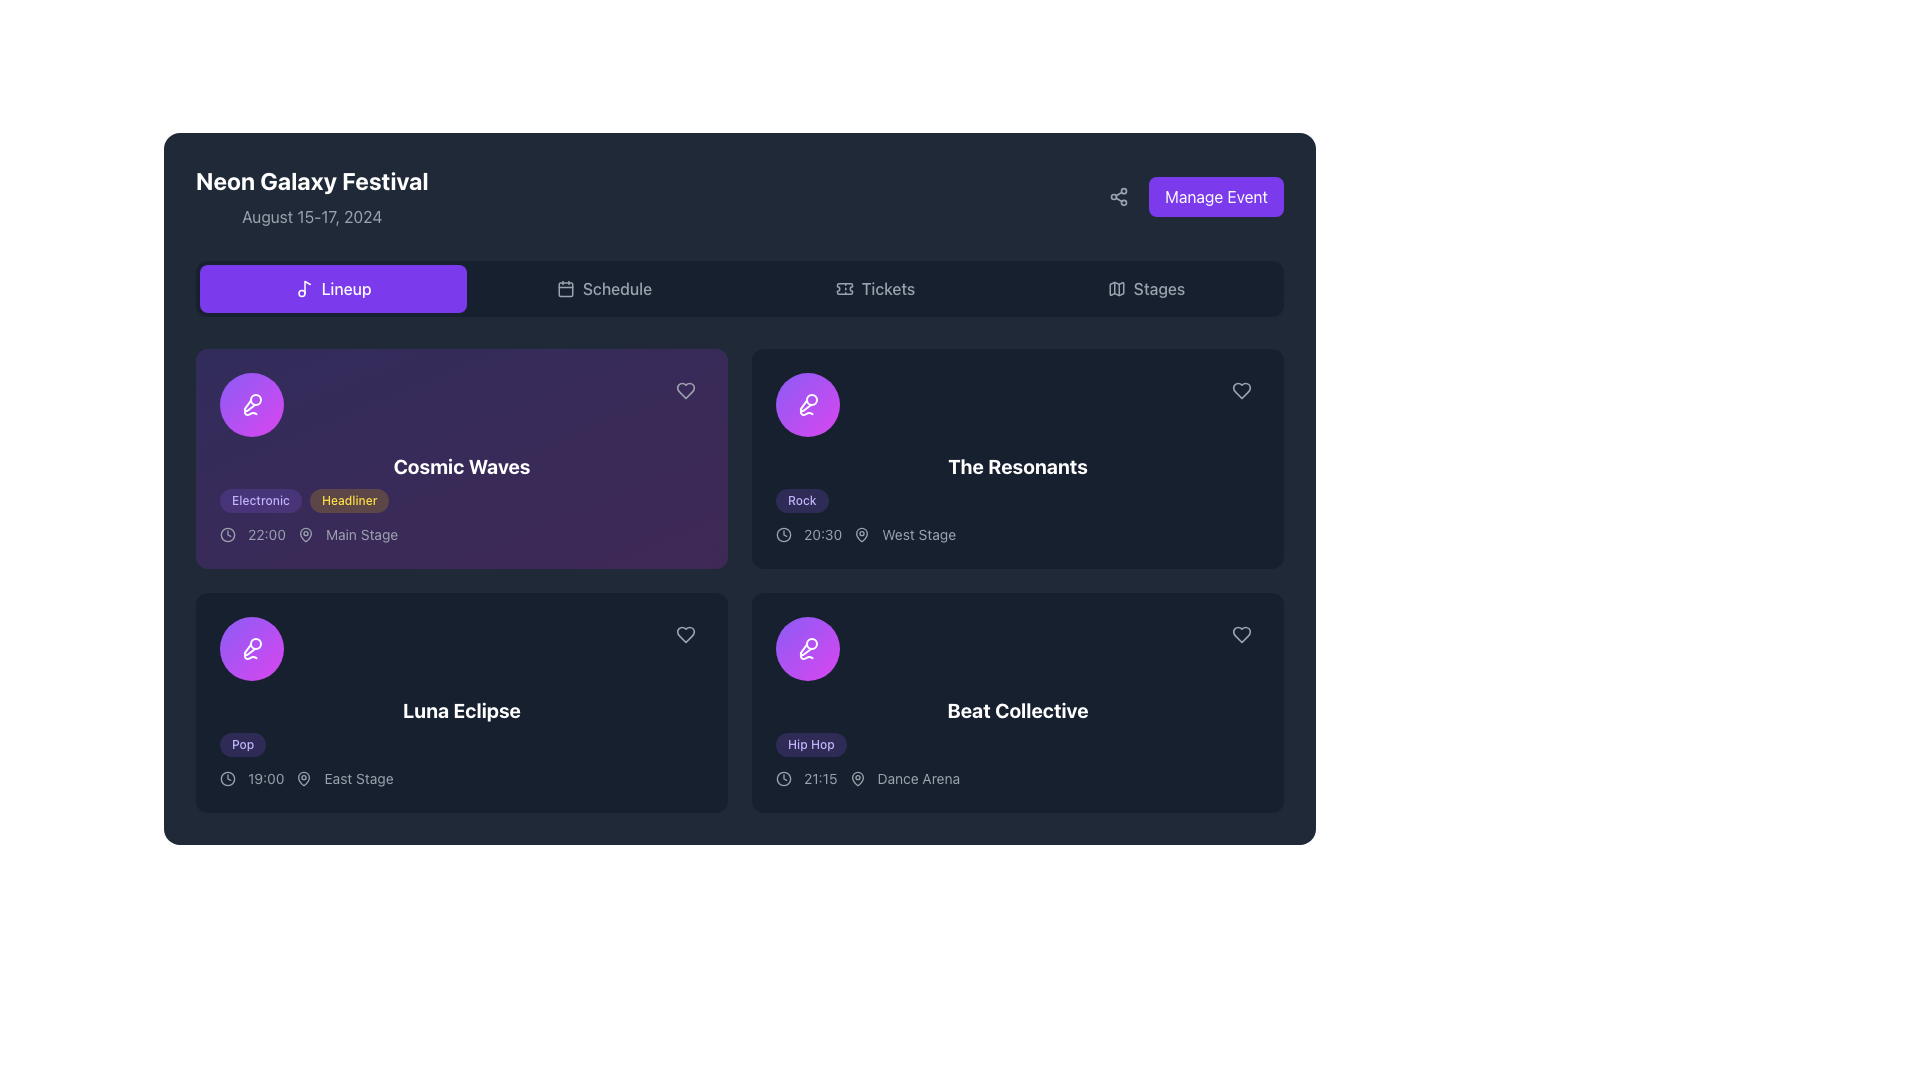 Image resolution: width=1920 pixels, height=1080 pixels. I want to click on the pill-shaped tag labeled 'Hip Hop' with light violet text on a darker violet background, positioned above the event details for 'Beat Collective' in the 'Lineup' section, so click(811, 744).